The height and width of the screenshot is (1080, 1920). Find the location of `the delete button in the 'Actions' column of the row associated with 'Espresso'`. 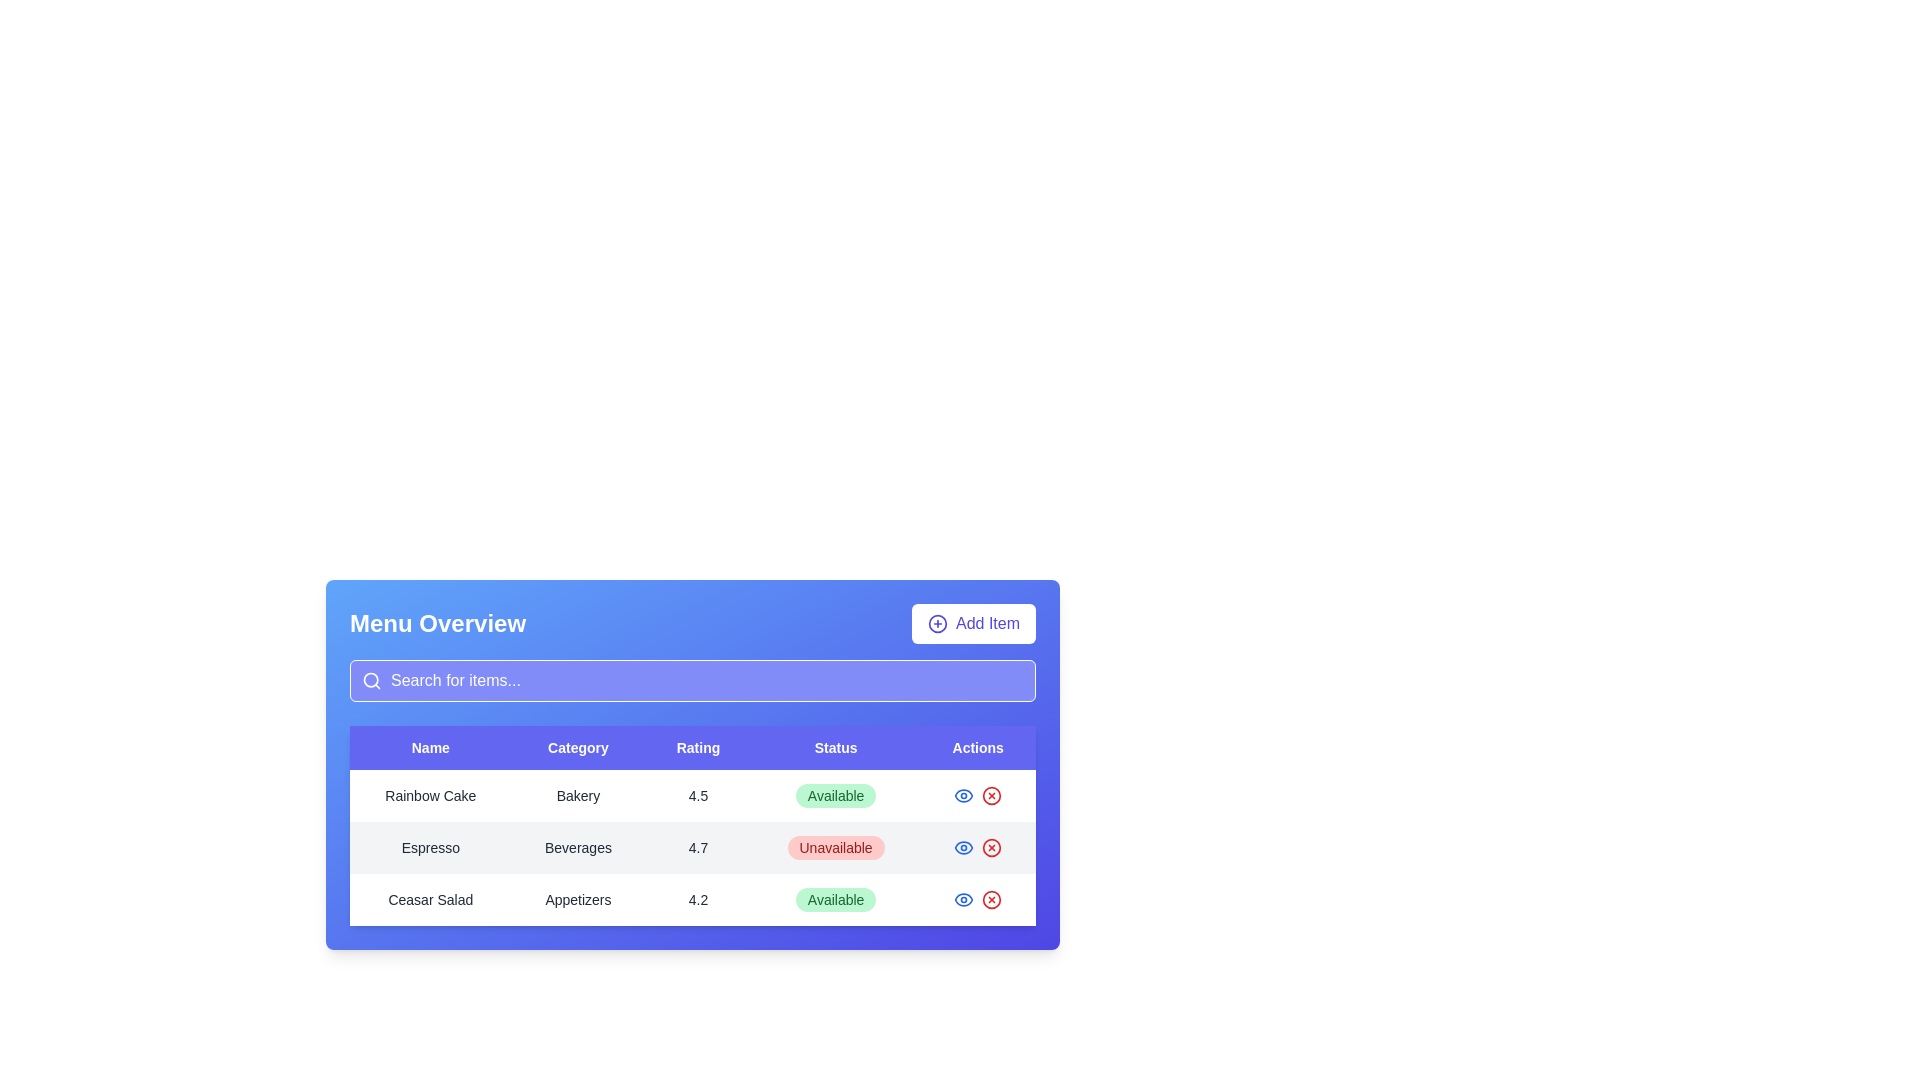

the delete button in the 'Actions' column of the row associated with 'Espresso' is located at coordinates (992, 848).